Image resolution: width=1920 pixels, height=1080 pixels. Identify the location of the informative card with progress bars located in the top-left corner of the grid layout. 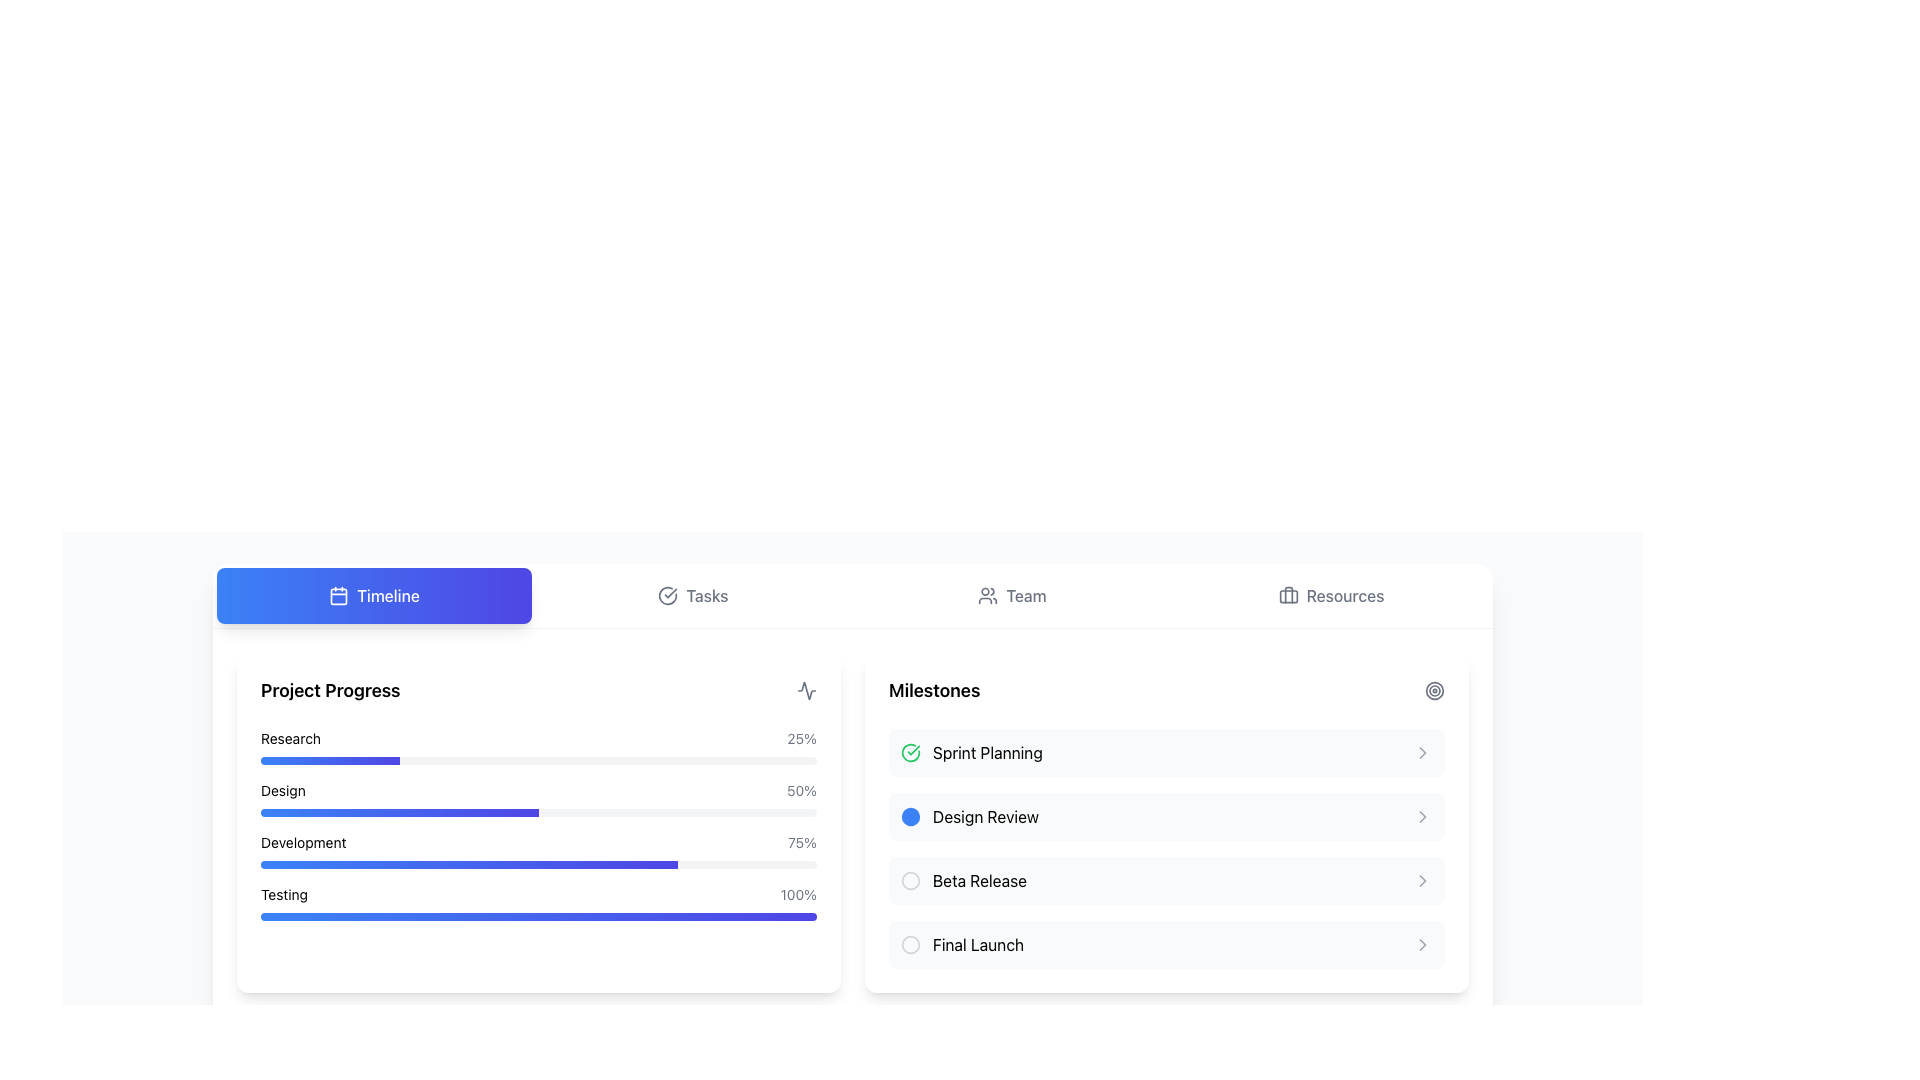
(538, 822).